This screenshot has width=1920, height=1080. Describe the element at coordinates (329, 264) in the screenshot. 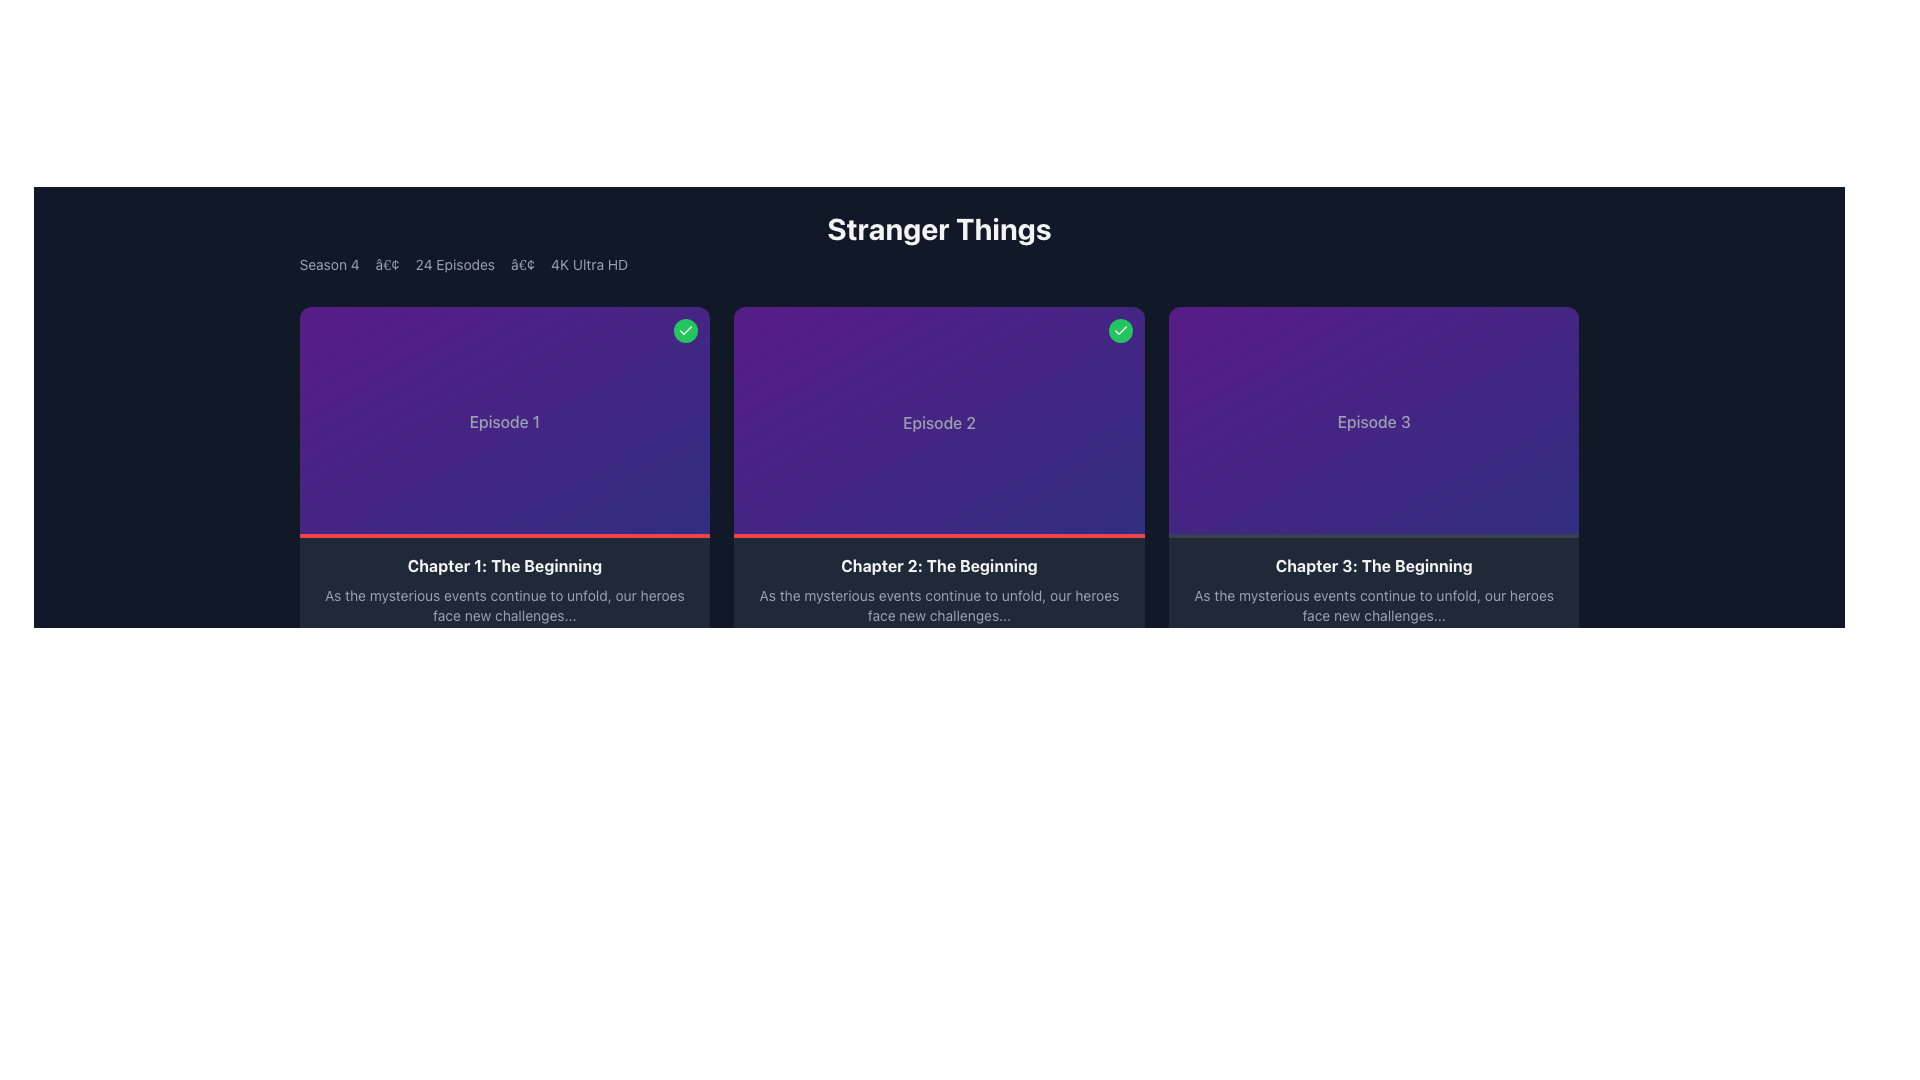

I see `the season name` at that location.